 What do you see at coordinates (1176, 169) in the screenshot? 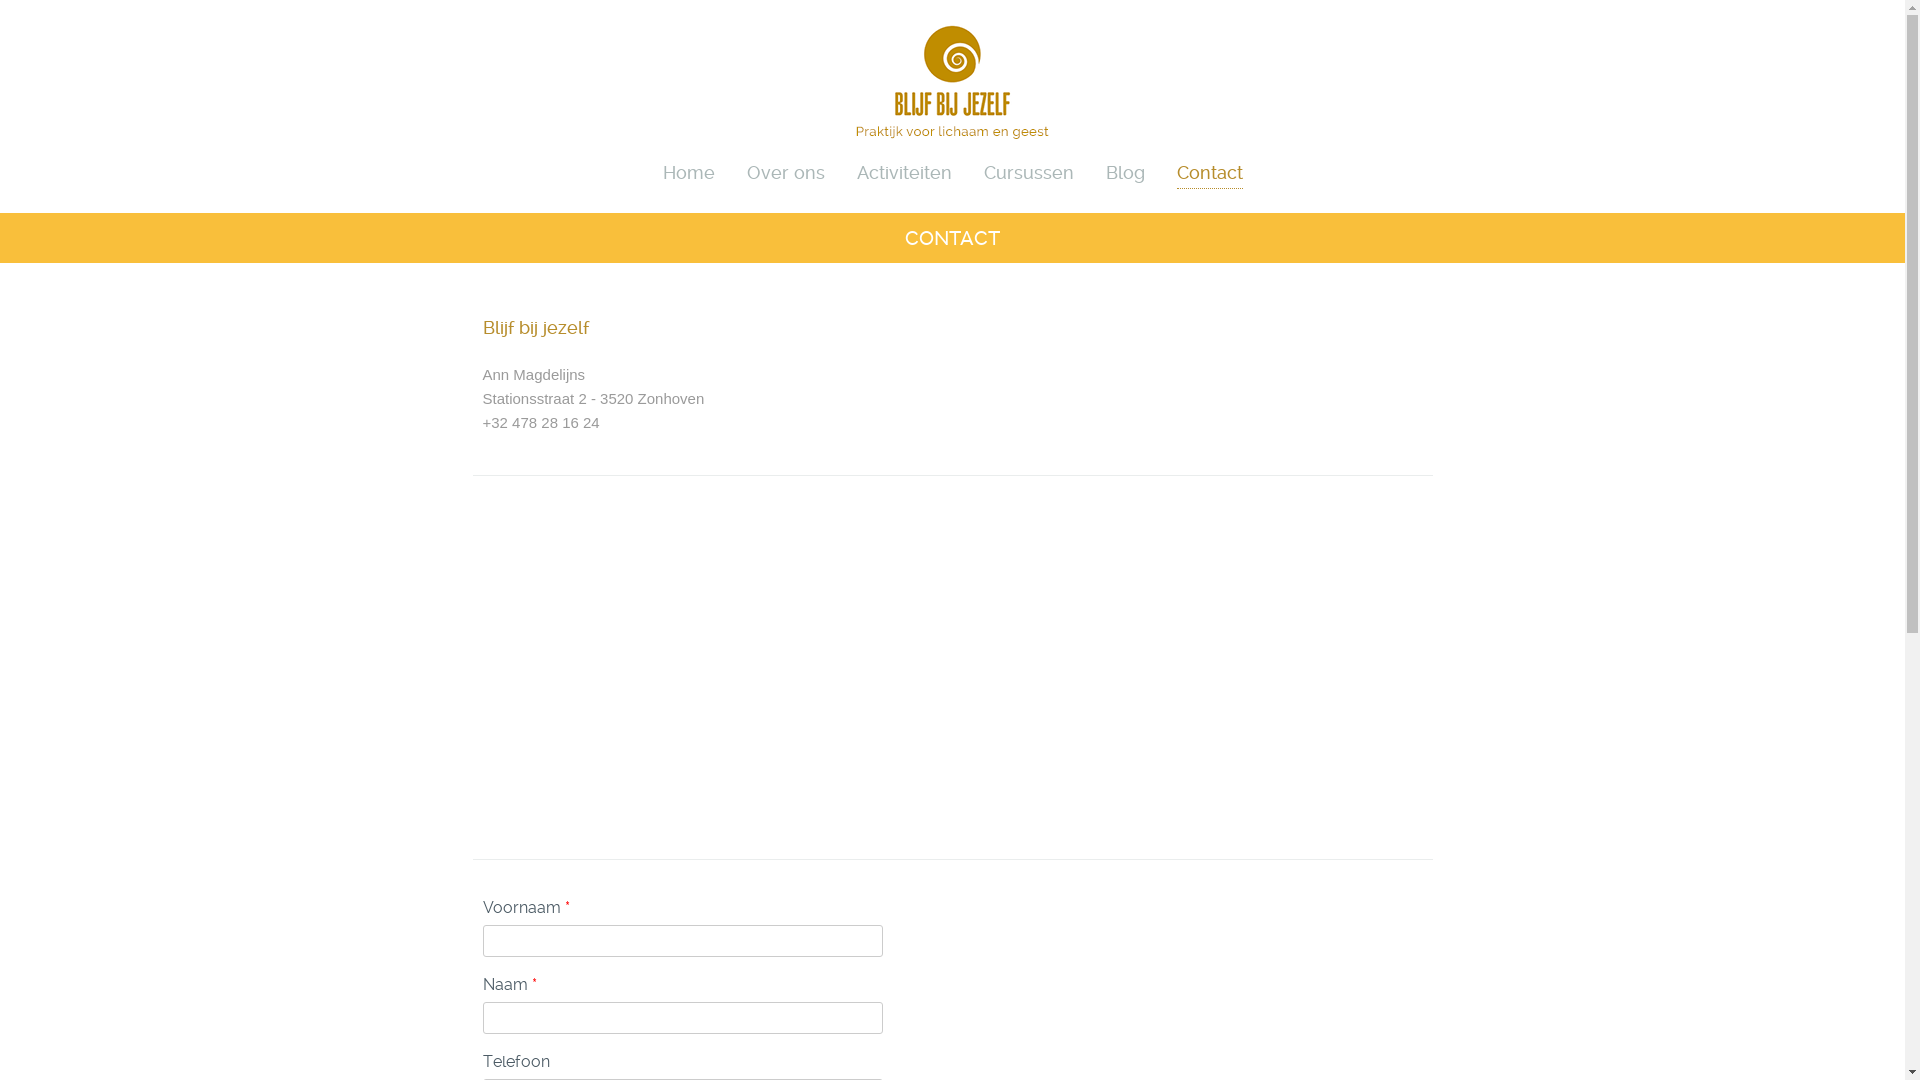
I see `'Contact'` at bounding box center [1176, 169].